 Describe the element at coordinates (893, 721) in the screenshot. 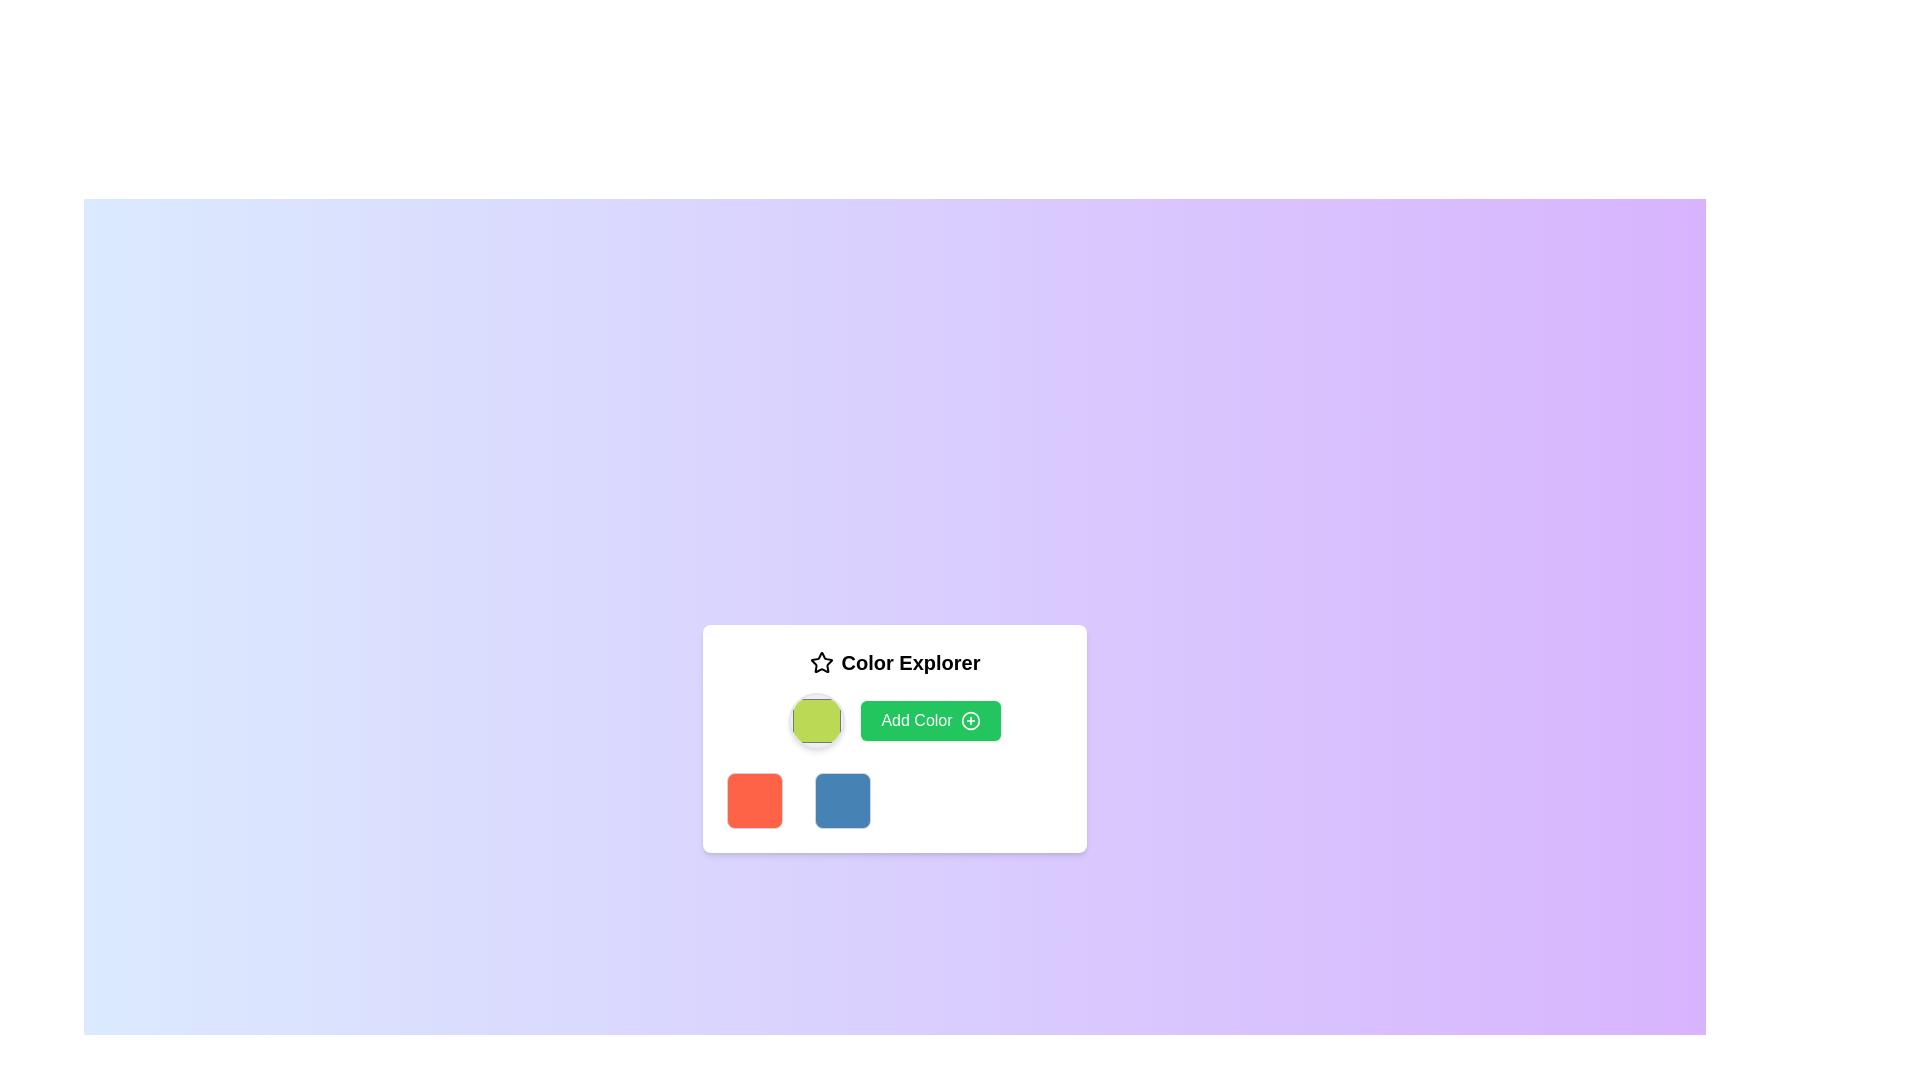

I see `the rectangular green button labeled 'Add Color' with a white '+' icon on its right side` at that location.